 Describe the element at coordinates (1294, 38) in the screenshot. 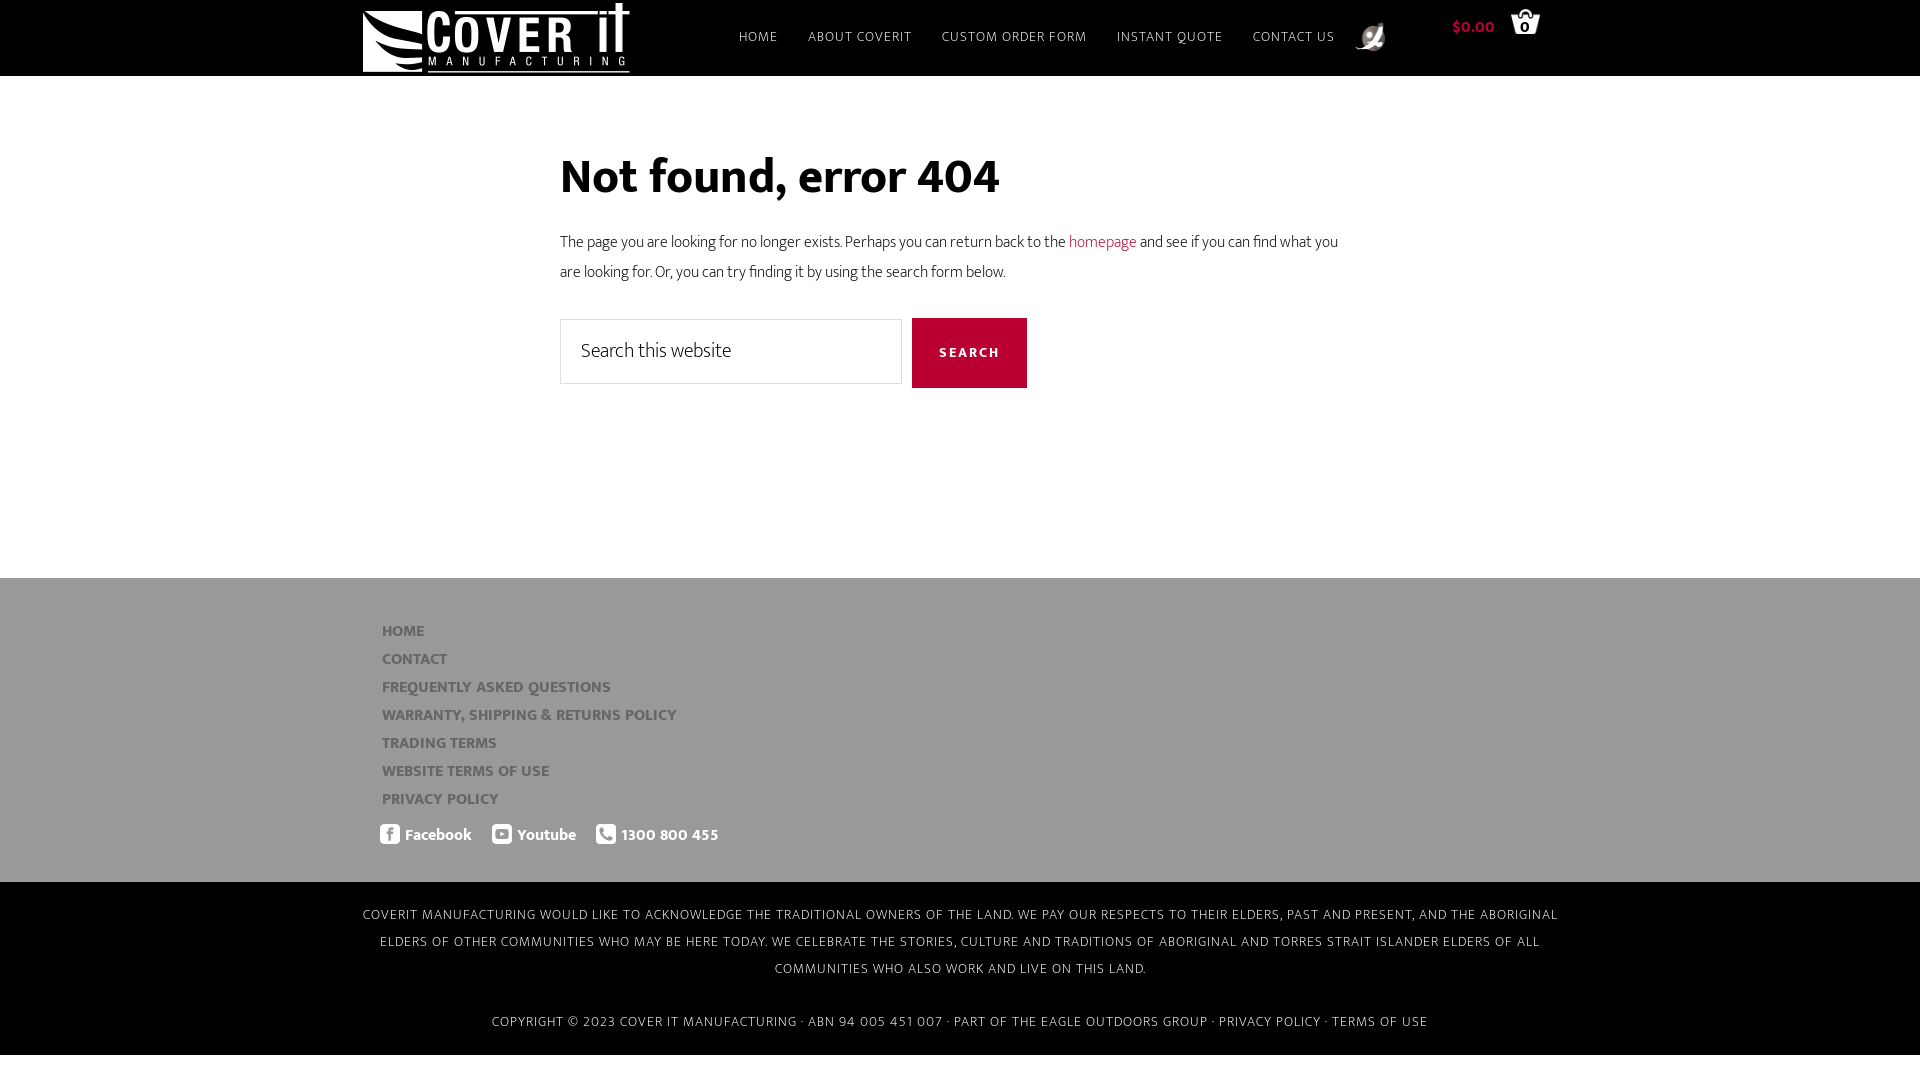

I see `'CONTACT US'` at that location.